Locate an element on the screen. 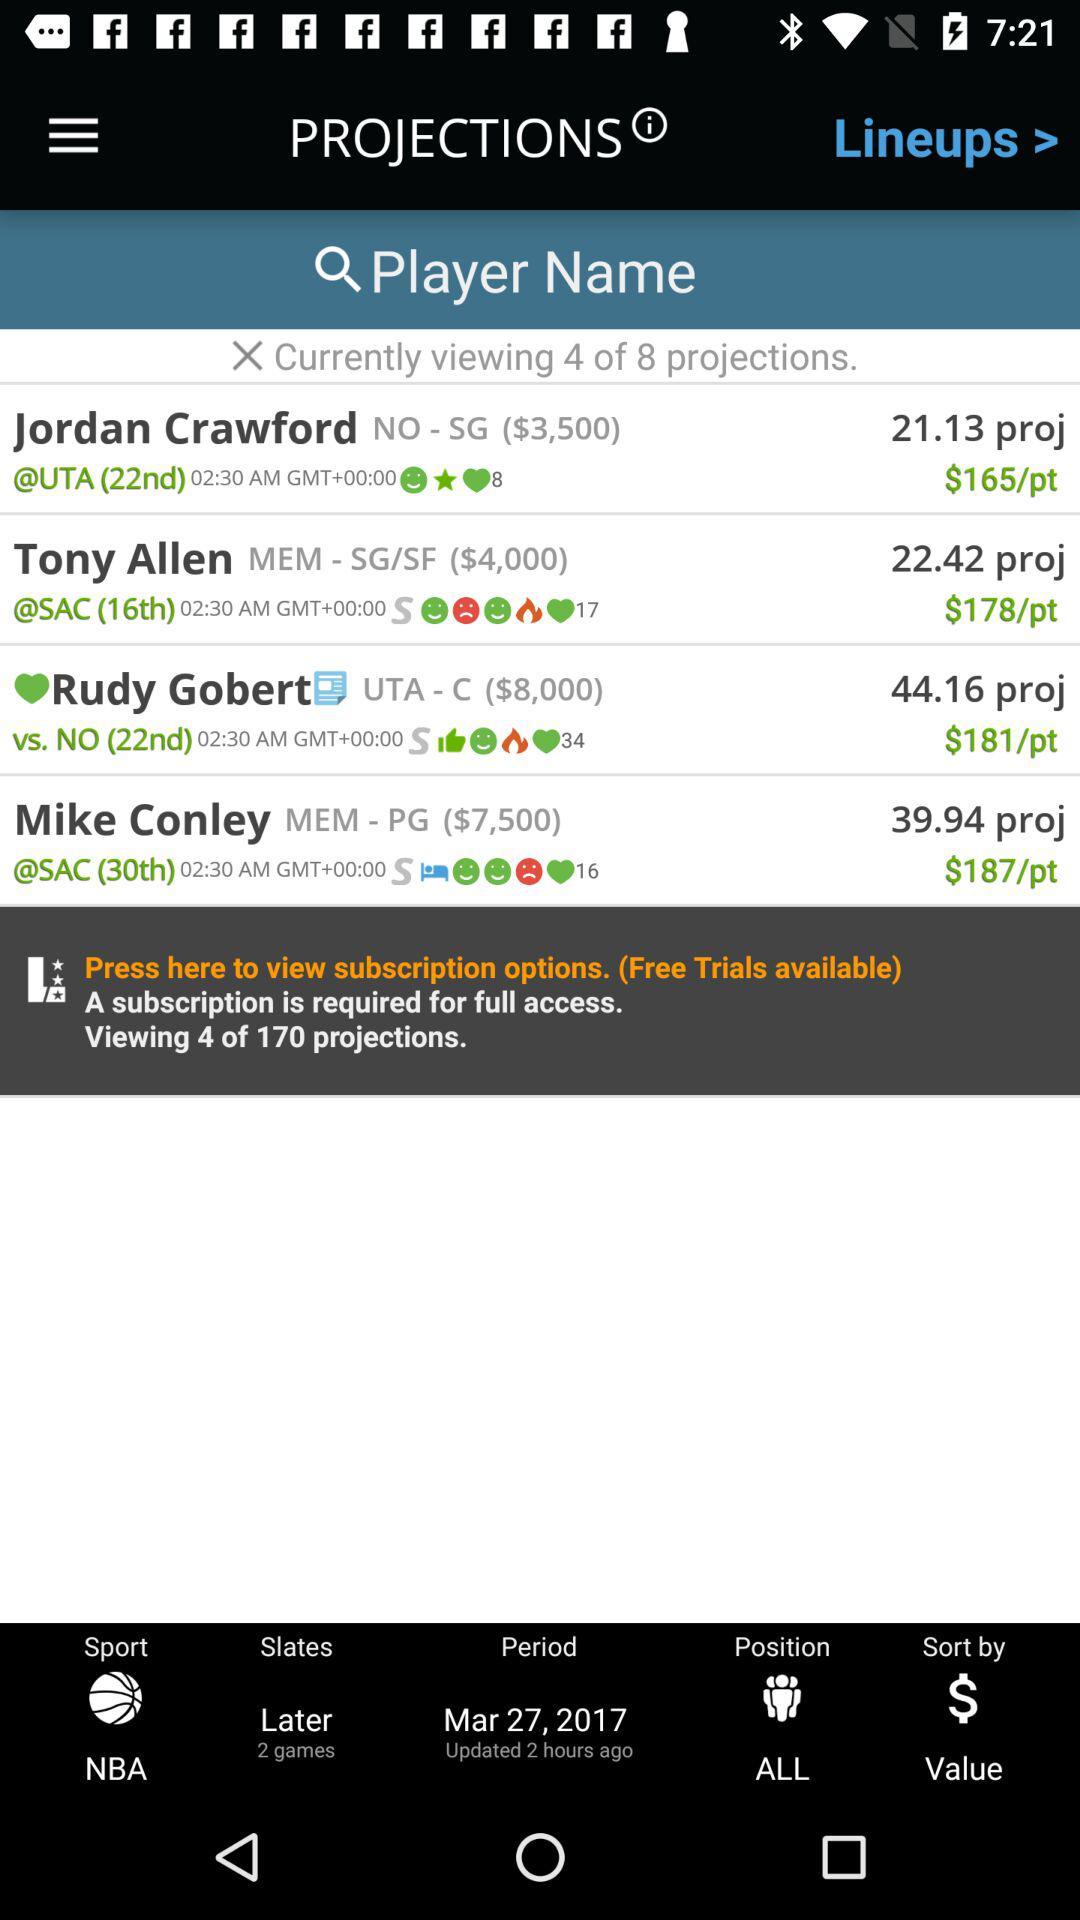  @sac (30th) item is located at coordinates (94, 868).